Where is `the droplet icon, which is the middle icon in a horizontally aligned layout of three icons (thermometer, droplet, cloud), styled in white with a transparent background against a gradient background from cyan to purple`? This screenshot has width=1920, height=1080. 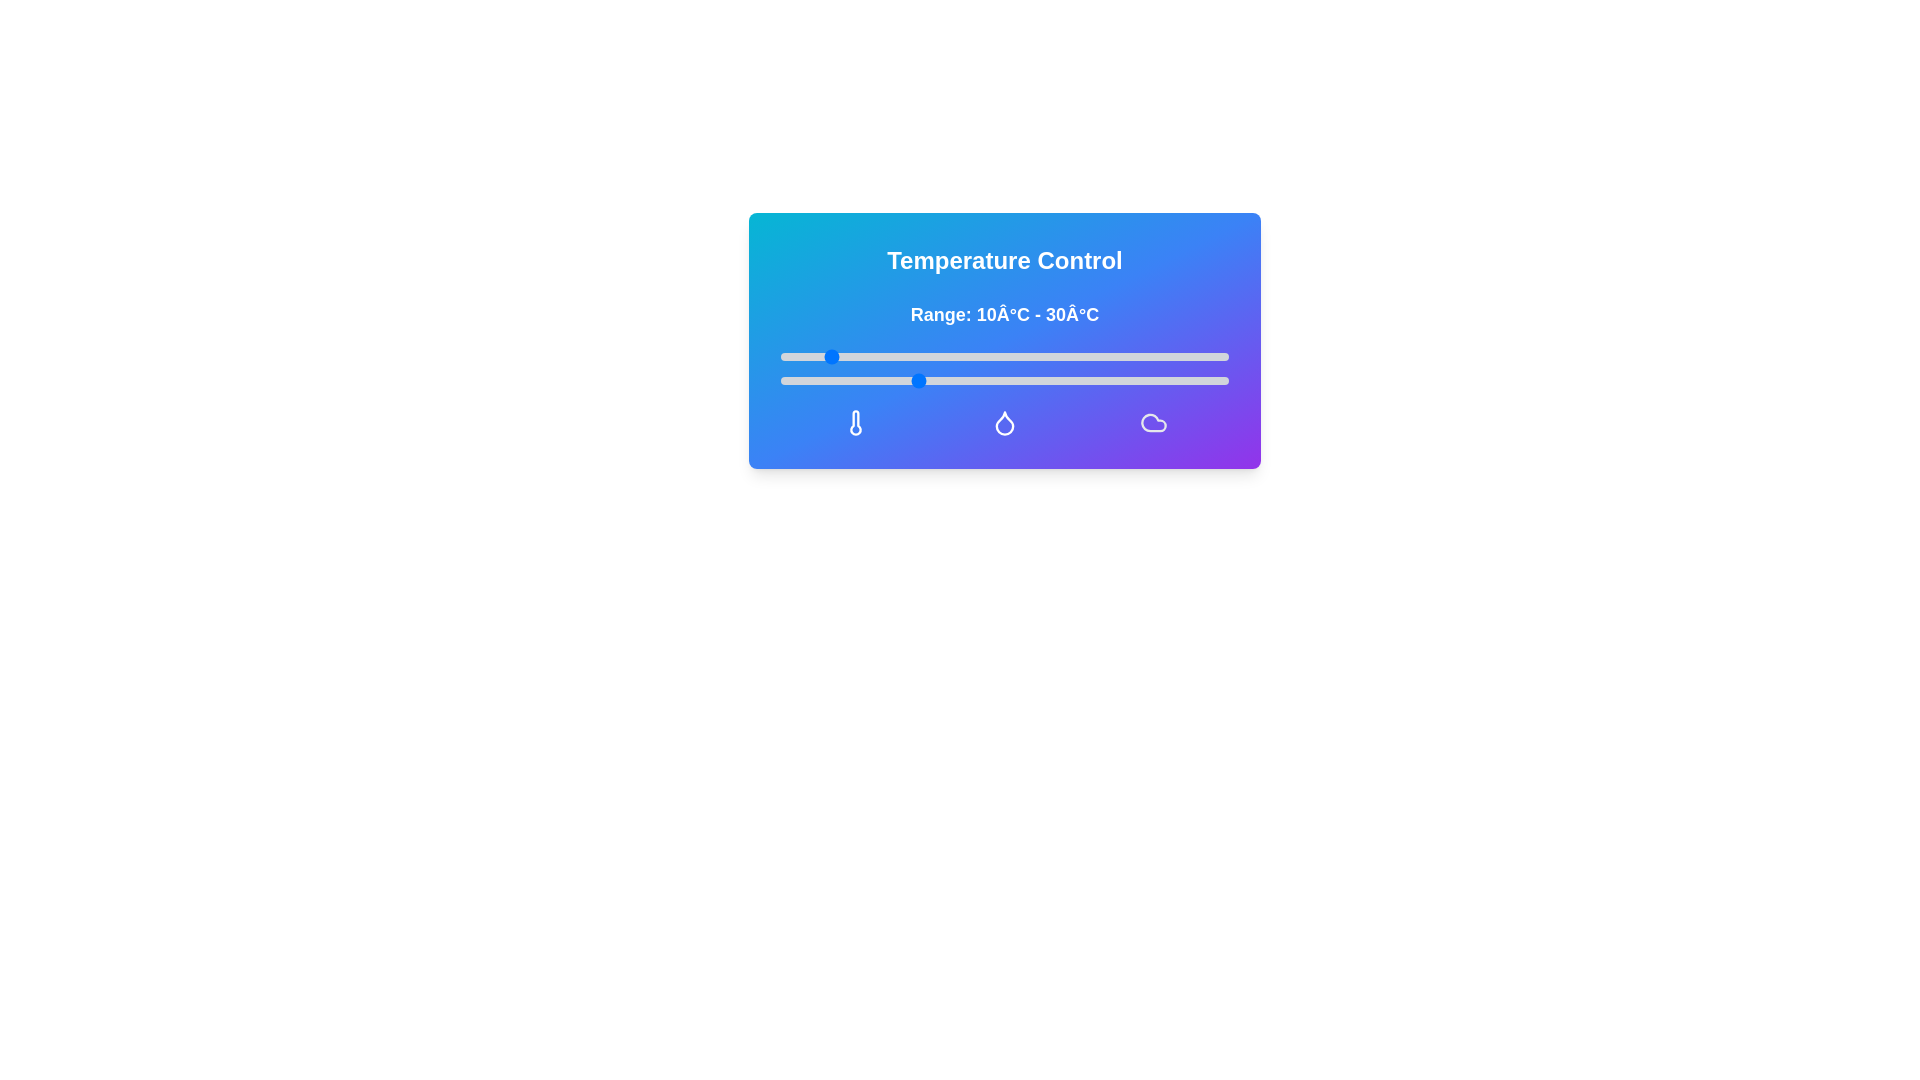 the droplet icon, which is the middle icon in a horizontally aligned layout of three icons (thermometer, droplet, cloud), styled in white with a transparent background against a gradient background from cyan to purple is located at coordinates (1004, 422).